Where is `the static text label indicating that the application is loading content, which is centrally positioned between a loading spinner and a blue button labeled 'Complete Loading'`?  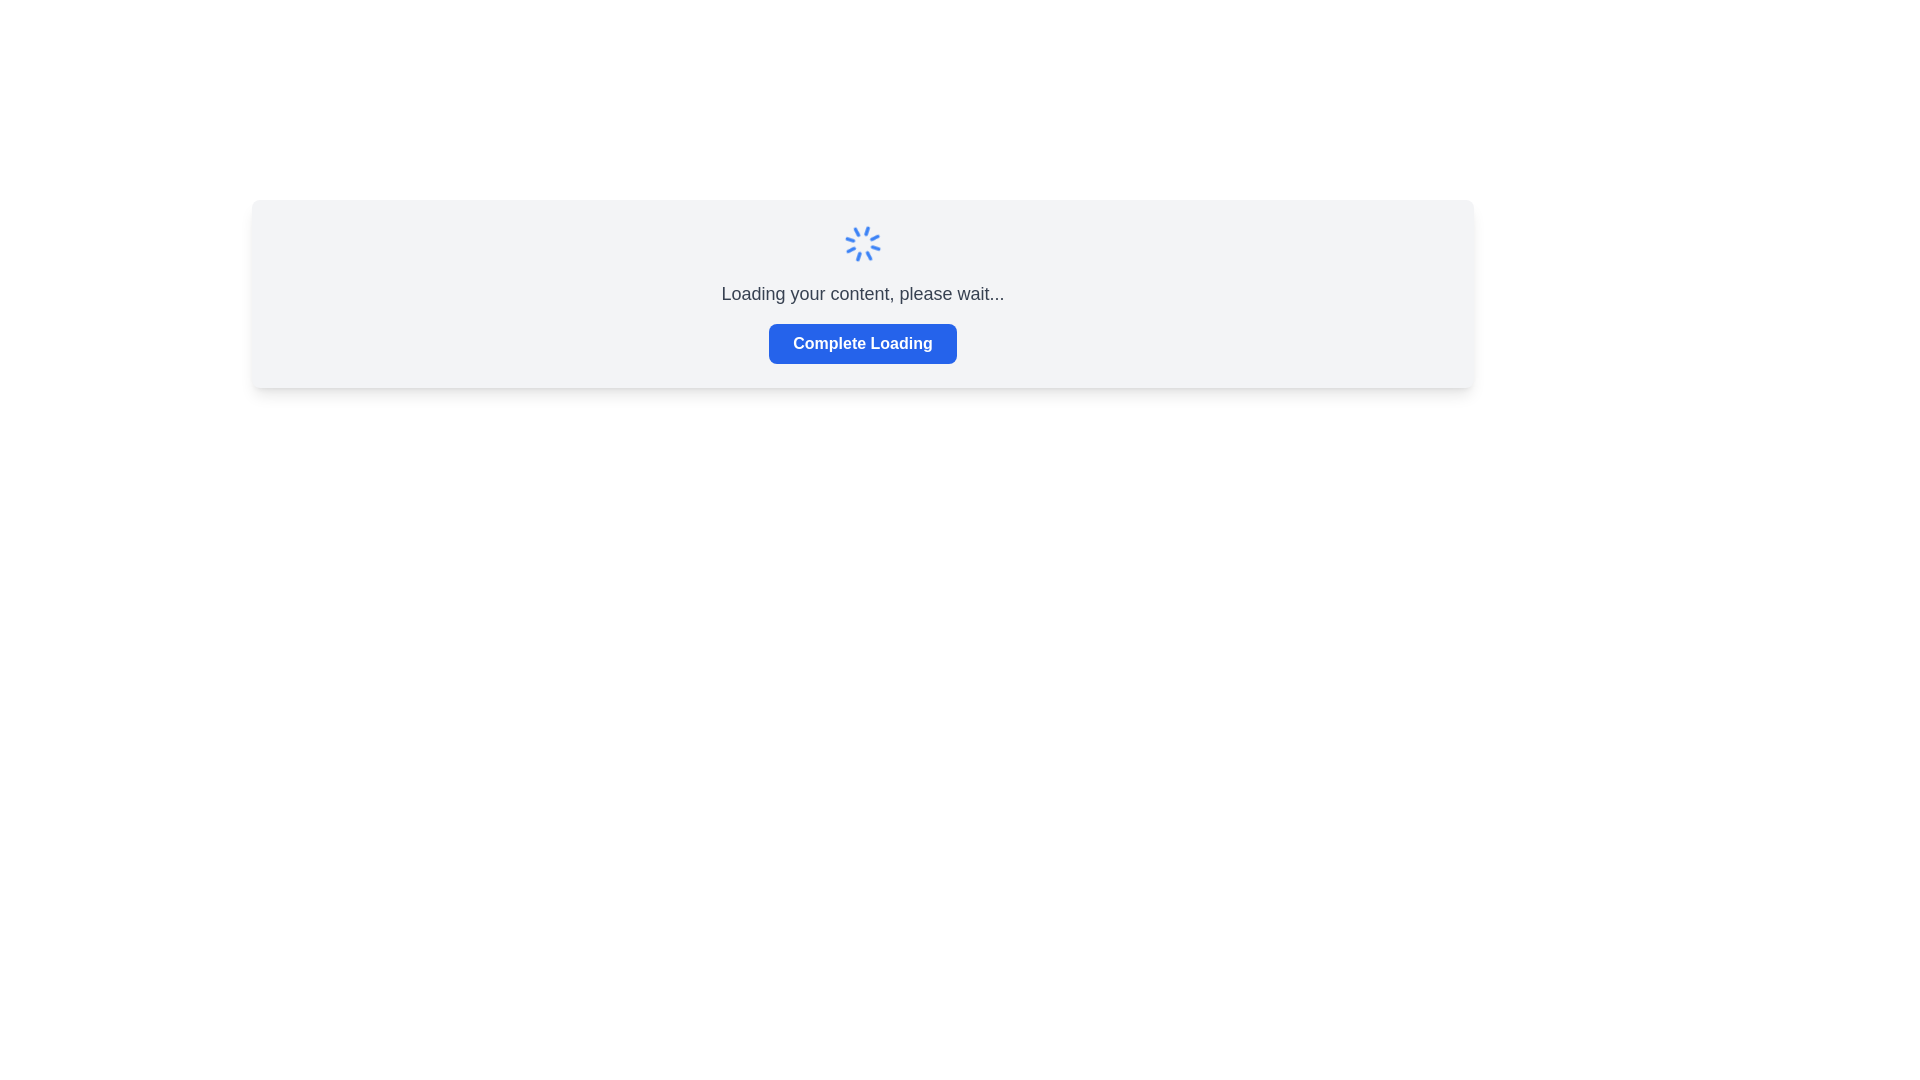 the static text label indicating that the application is loading content, which is centrally positioned between a loading spinner and a blue button labeled 'Complete Loading' is located at coordinates (863, 293).